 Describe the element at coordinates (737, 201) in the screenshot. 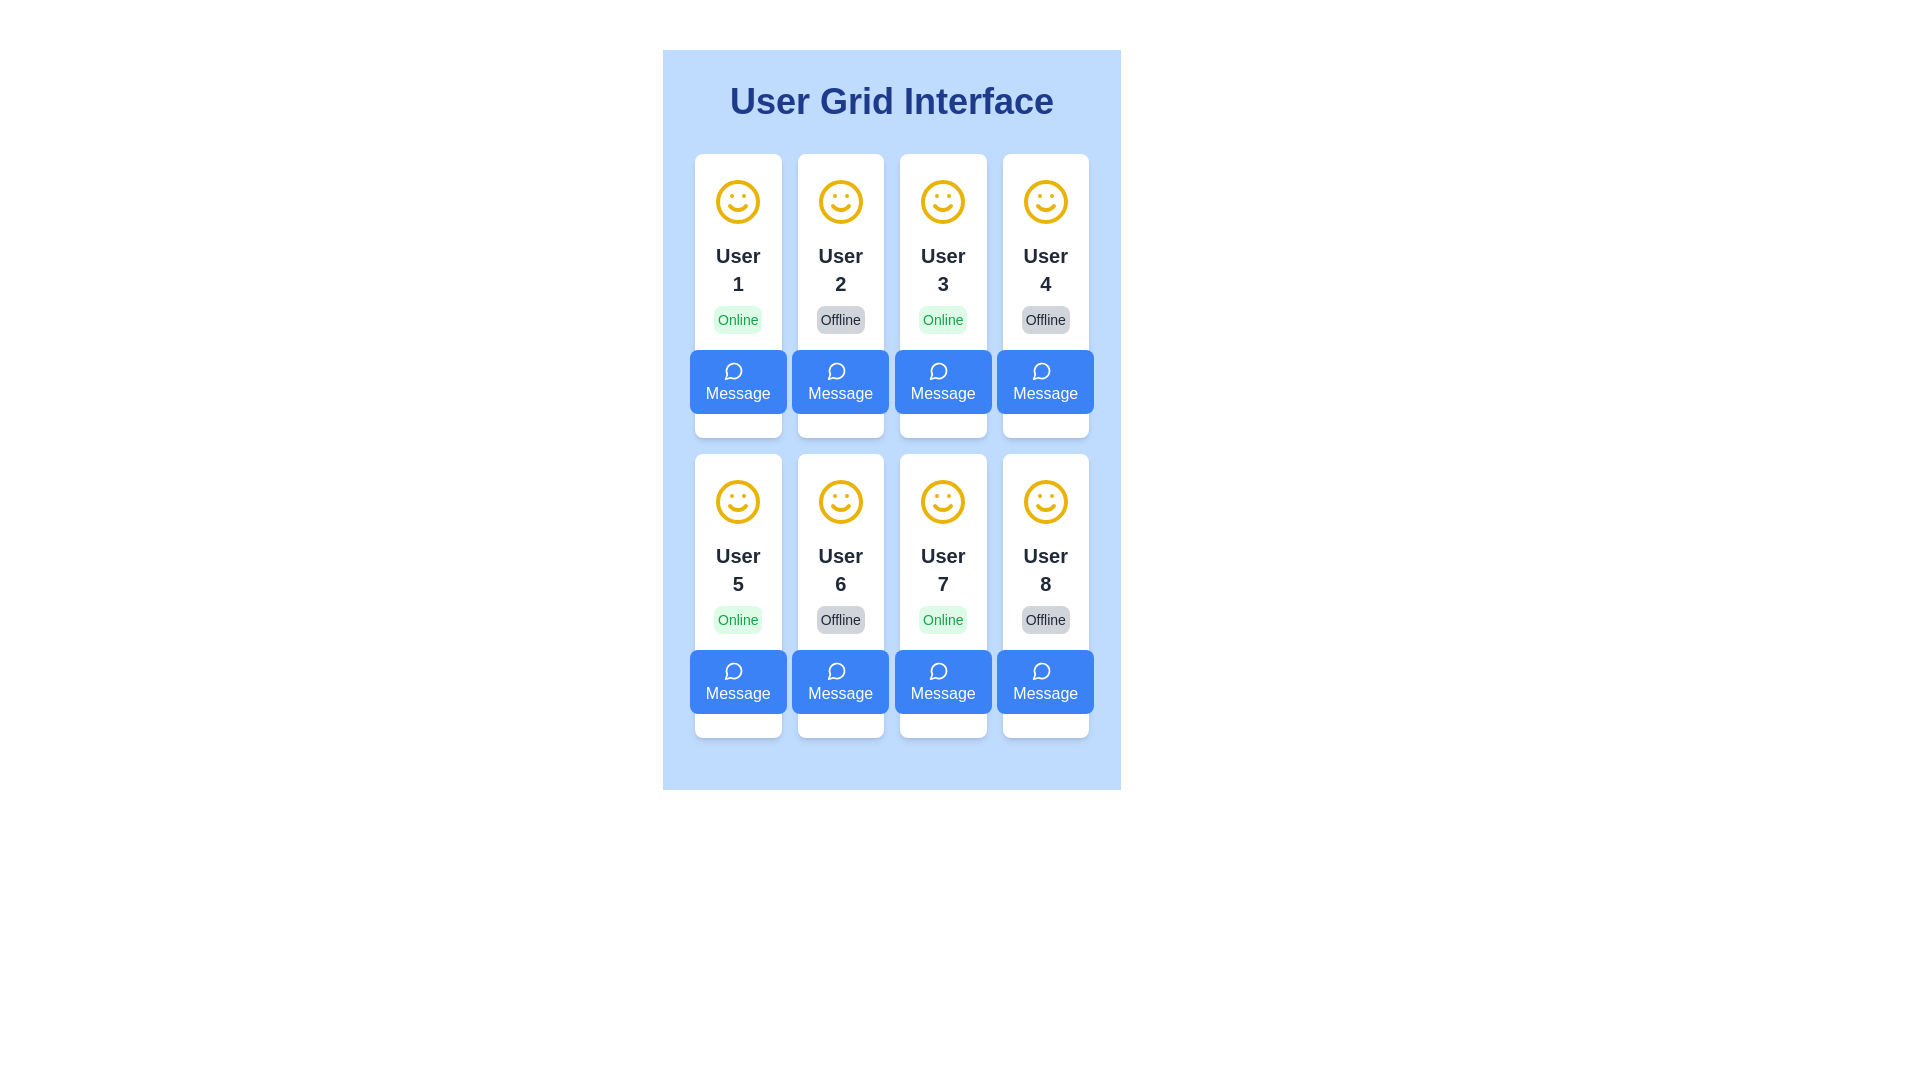

I see `the smiling face icon with a circular outline in yellow, located at the top of the user profile card for 'User 1'` at that location.